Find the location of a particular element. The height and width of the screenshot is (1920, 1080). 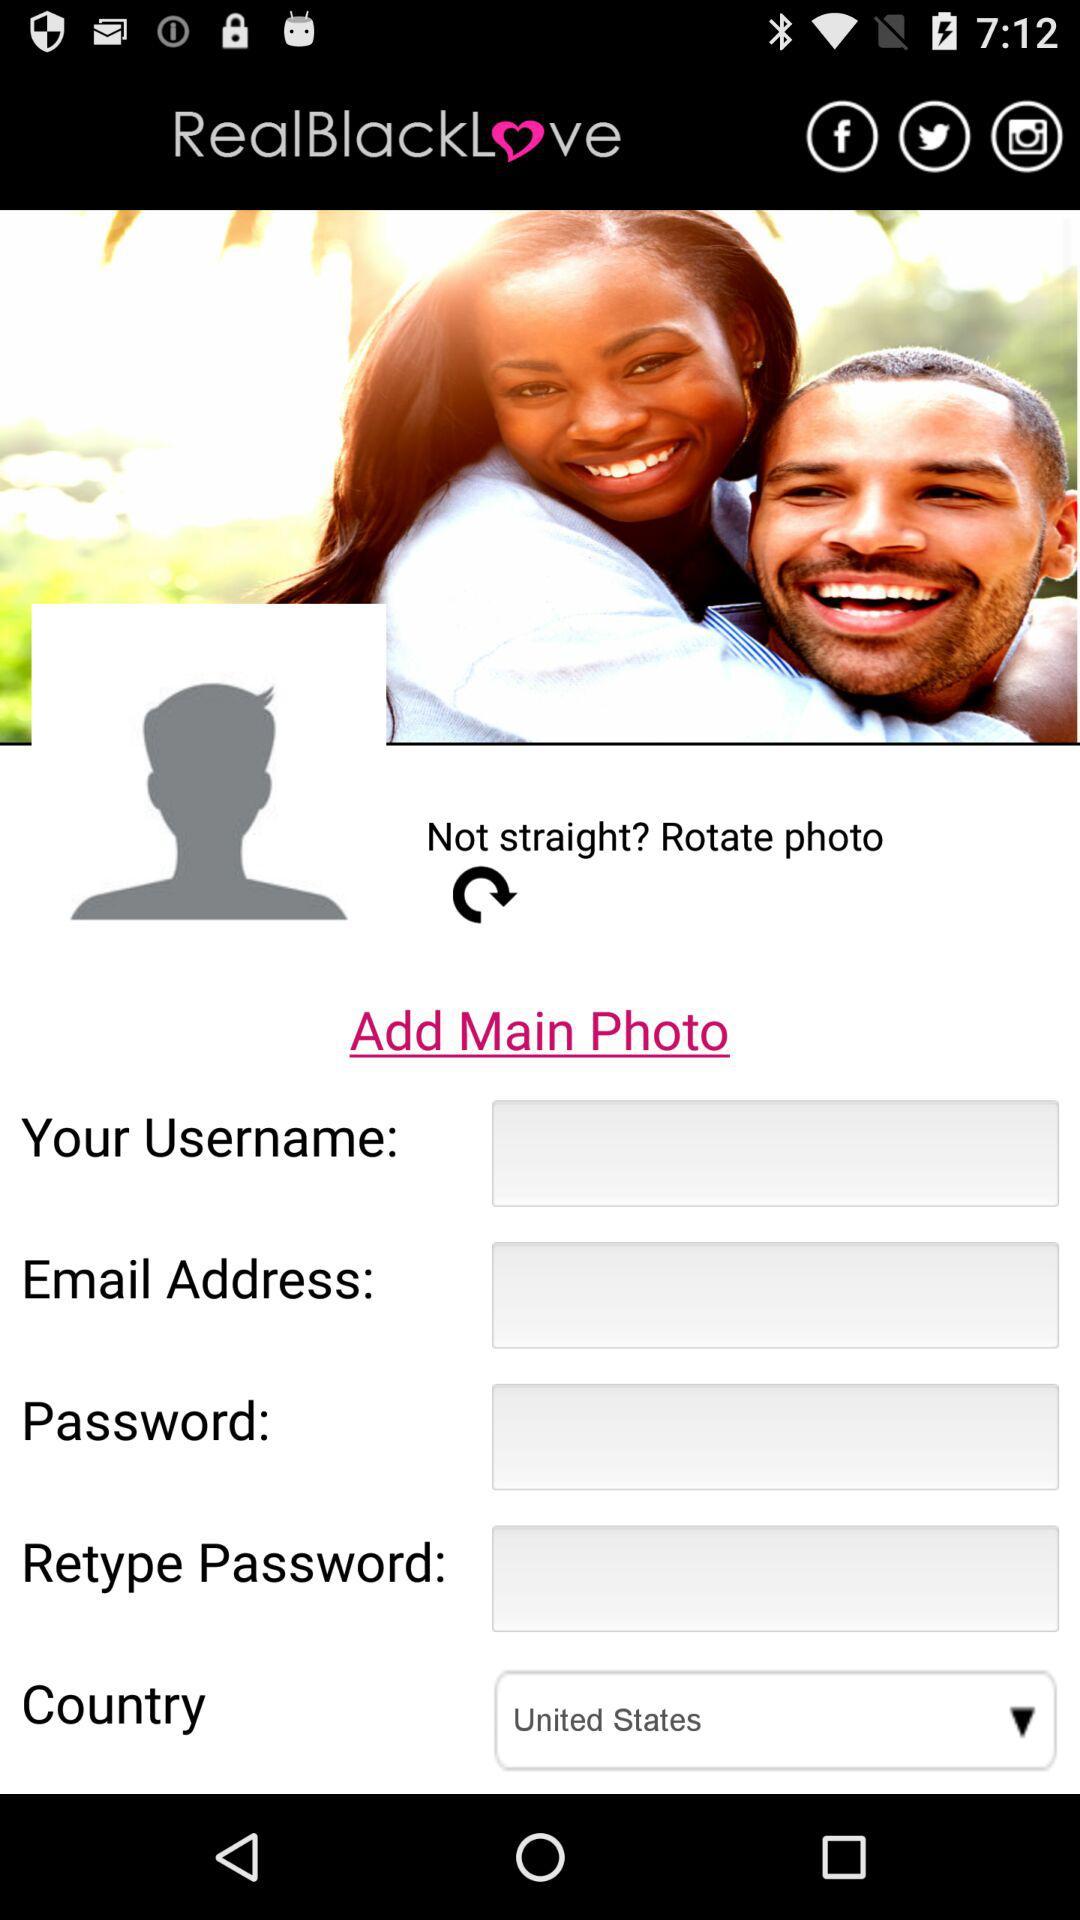

add main photo item is located at coordinates (538, 1029).